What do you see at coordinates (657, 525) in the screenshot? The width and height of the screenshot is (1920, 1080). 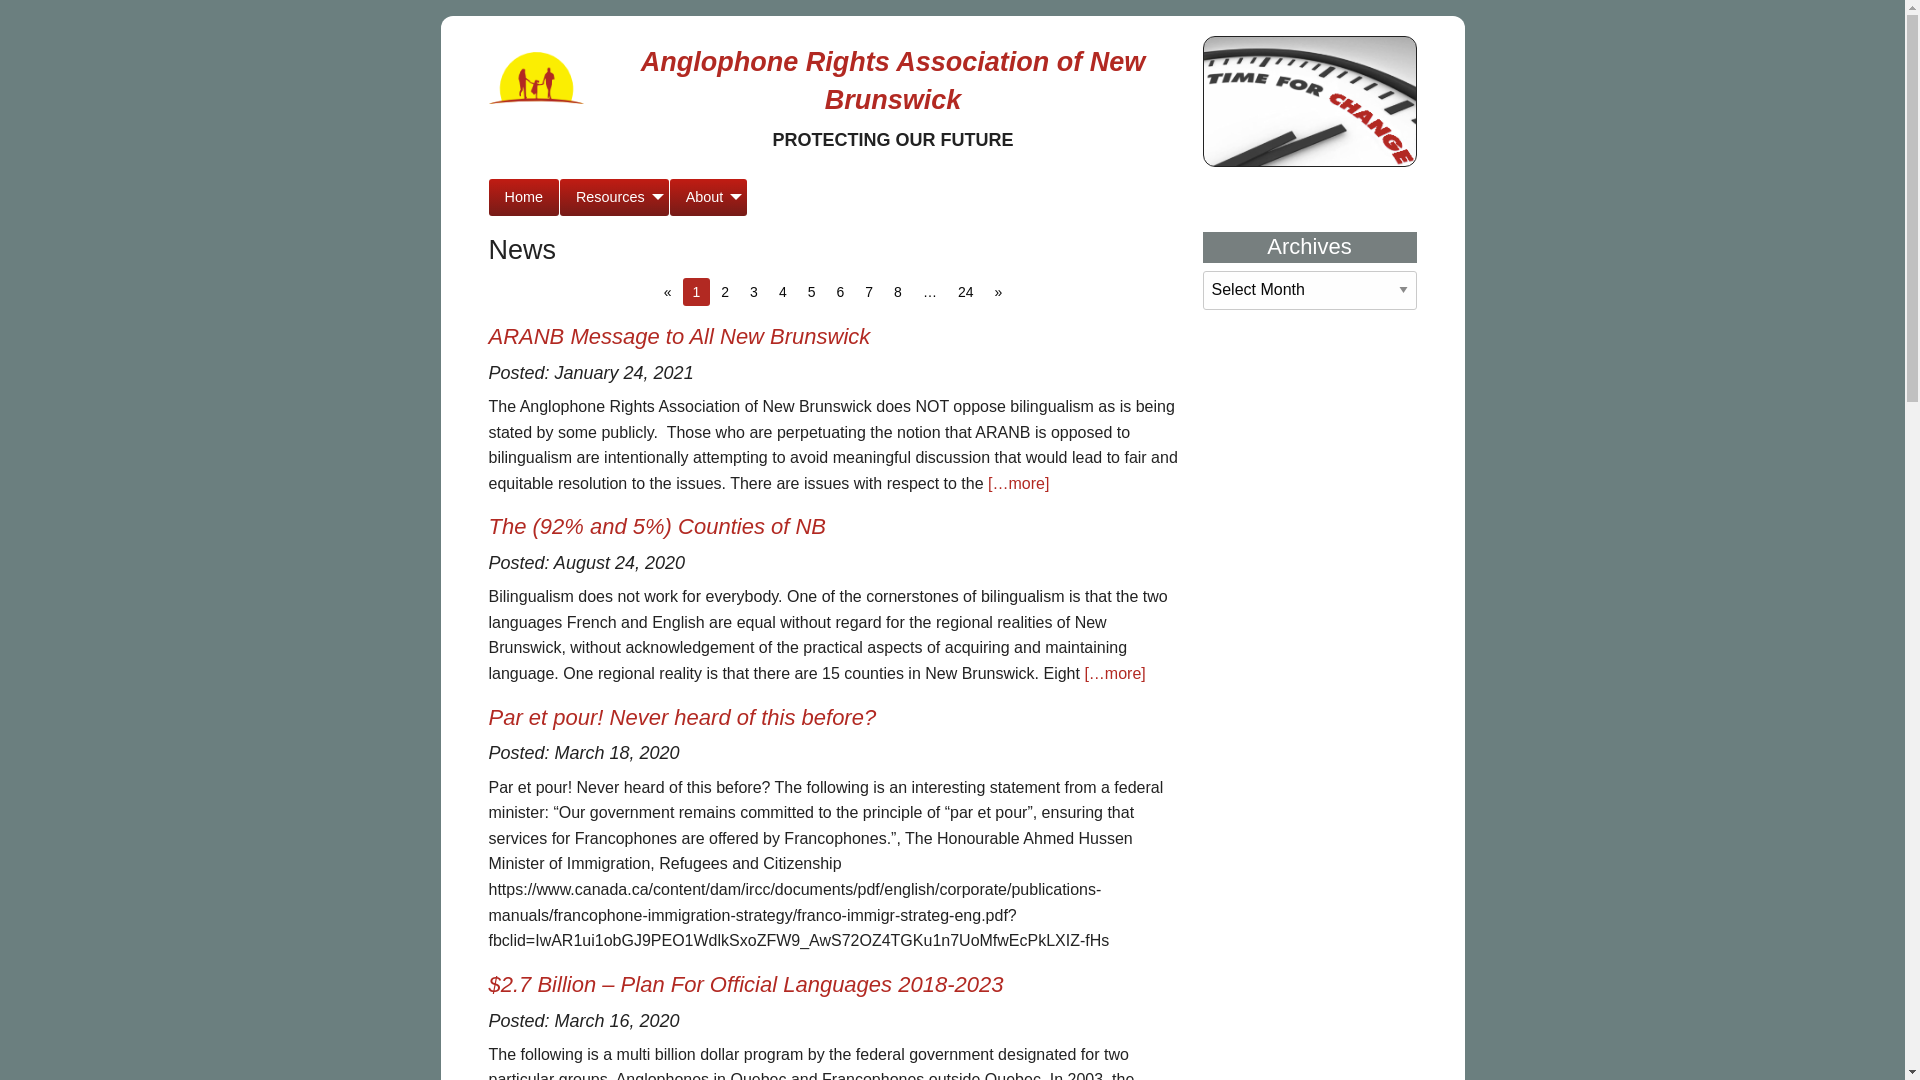 I see `'The (92% and 5%) Counties of NB'` at bounding box center [657, 525].